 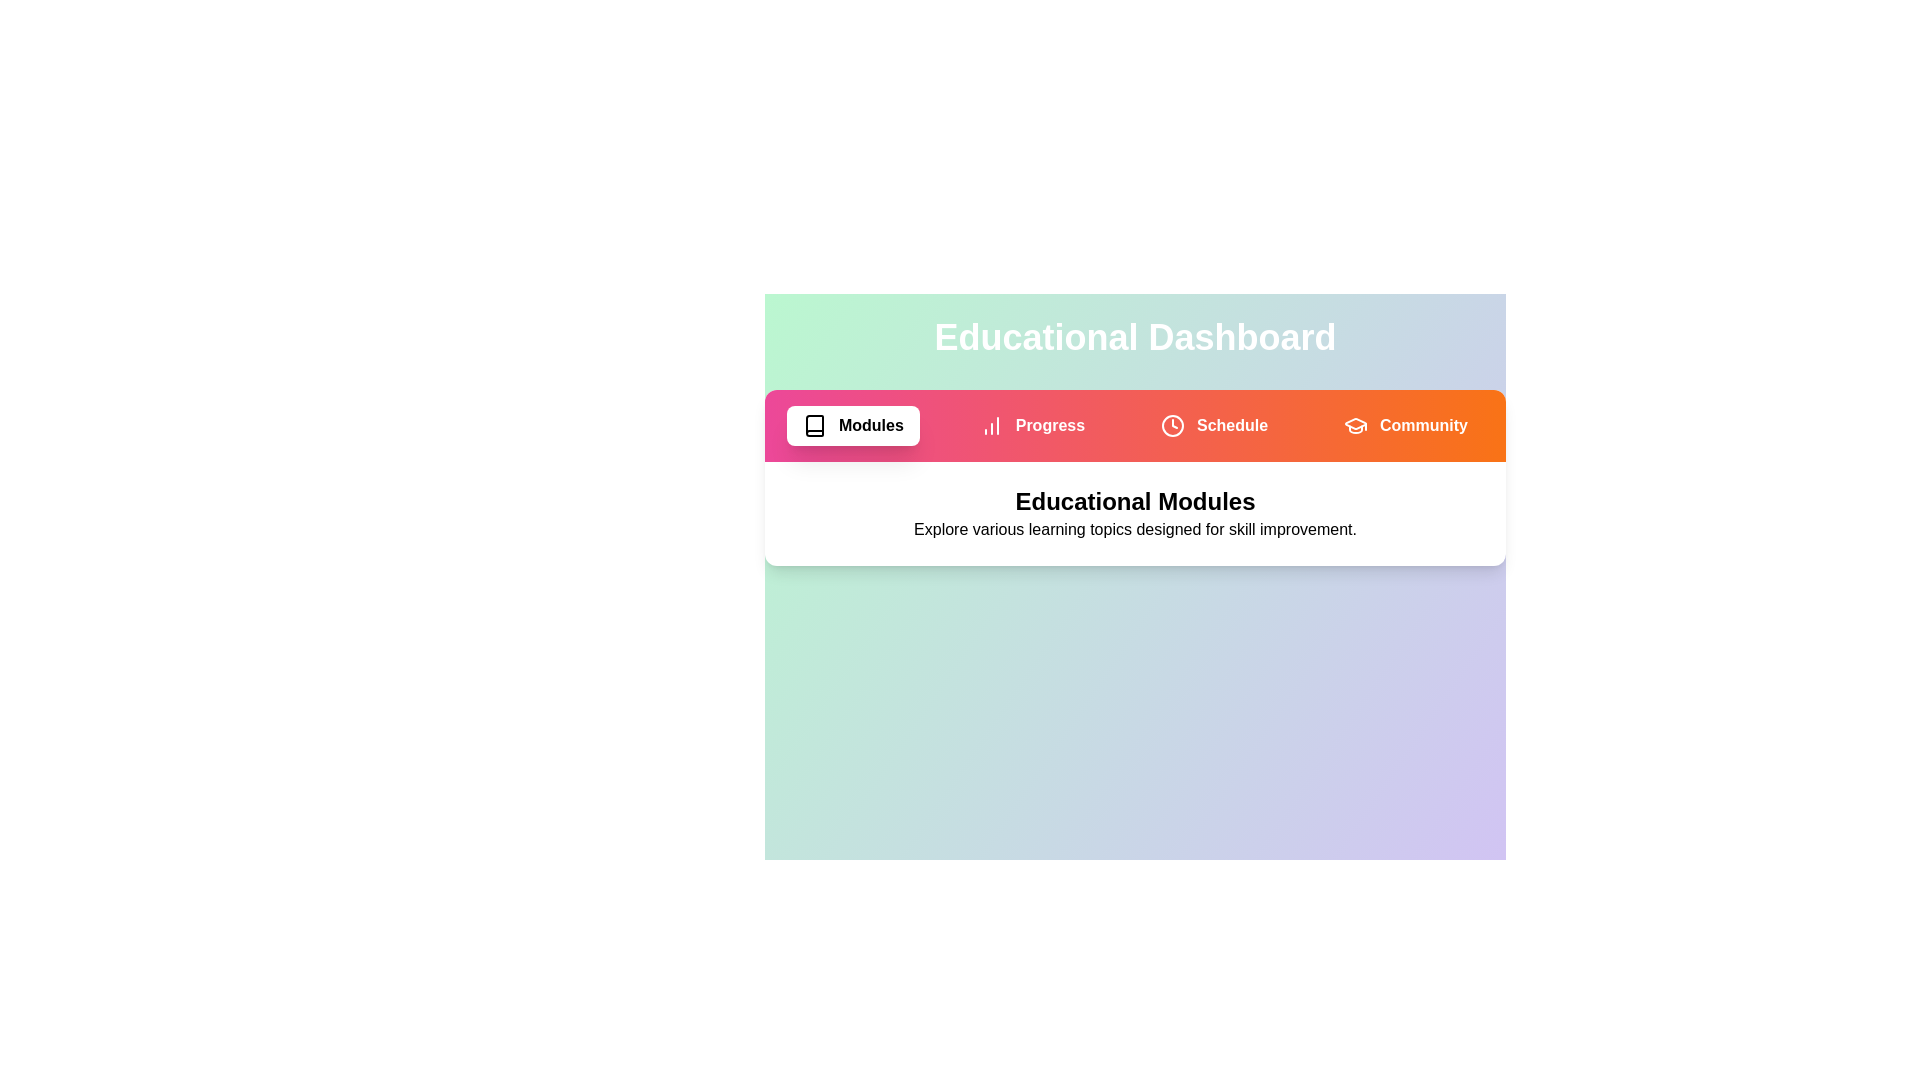 I want to click on the 'Community' navigation button located at the top-right of the navigation bar, so click(x=1423, y=424).